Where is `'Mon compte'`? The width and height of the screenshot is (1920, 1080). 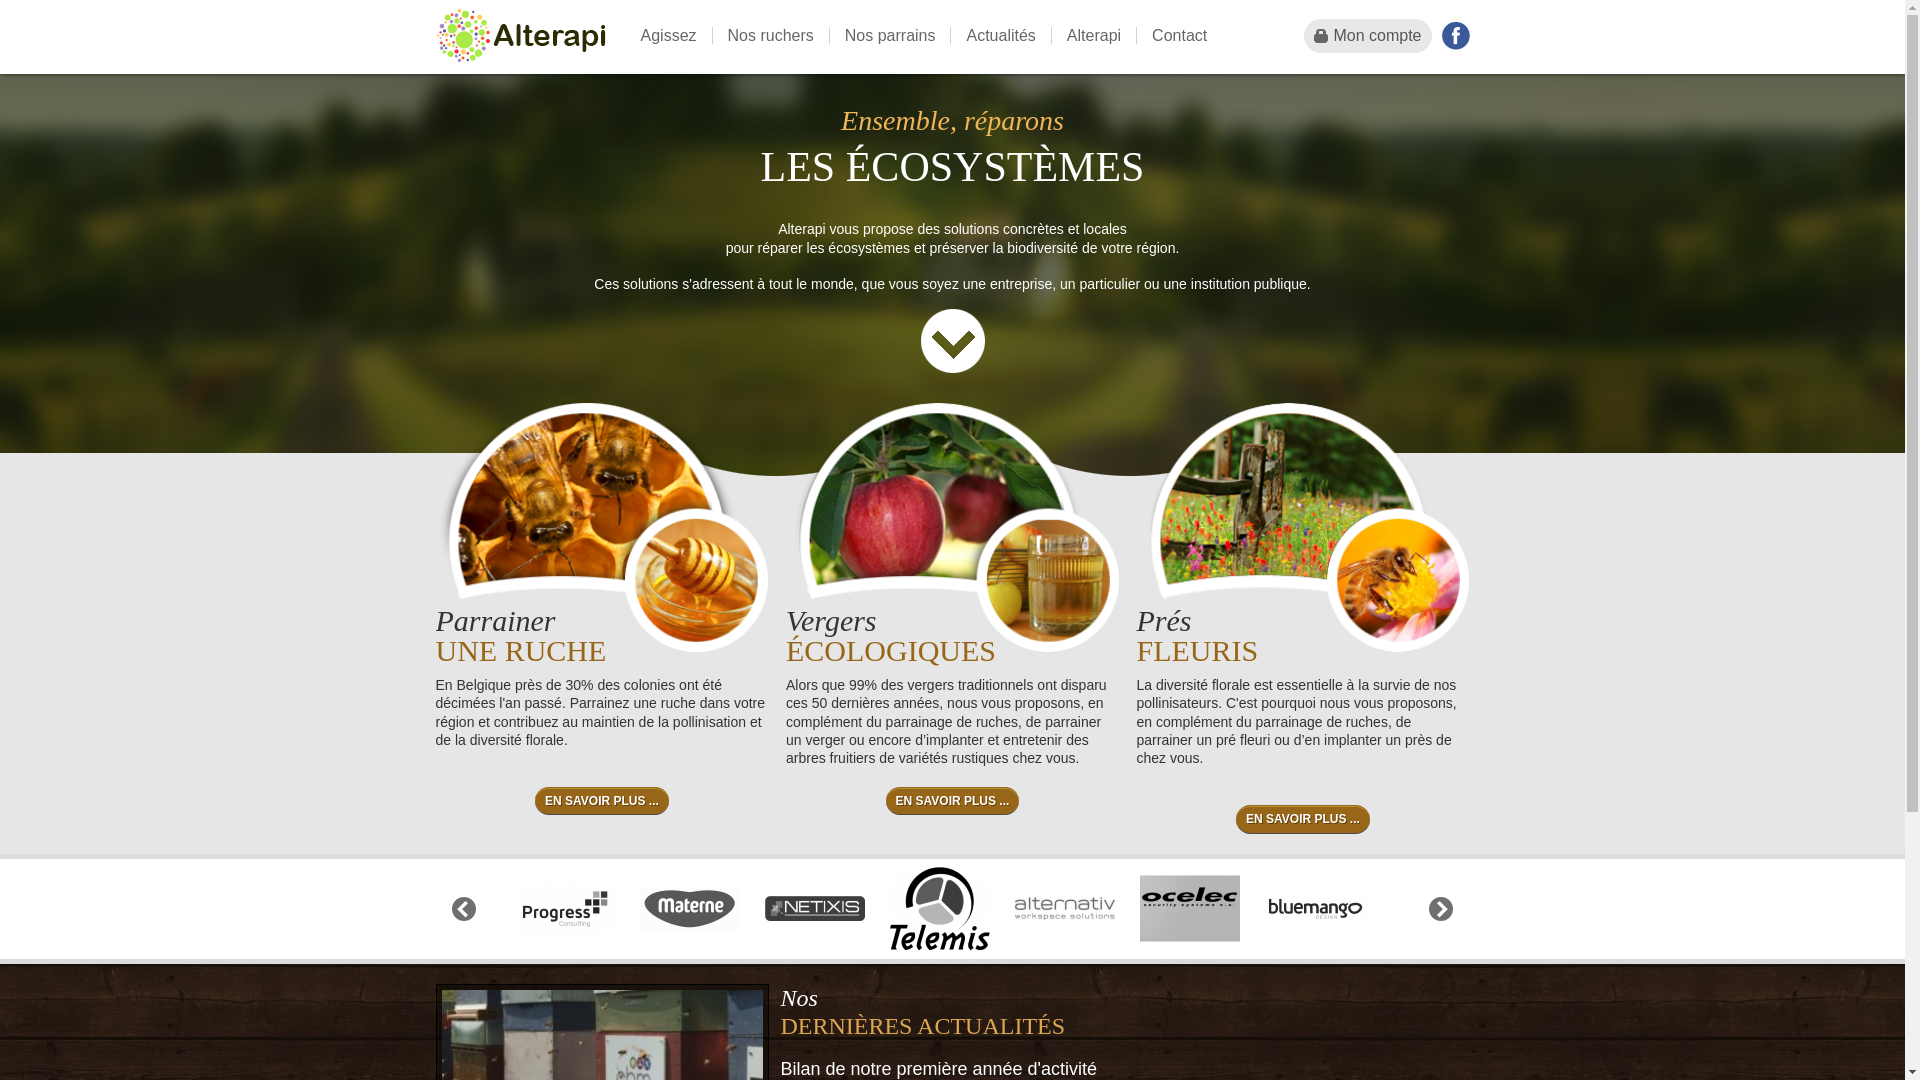 'Mon compte' is located at coordinates (1304, 35).